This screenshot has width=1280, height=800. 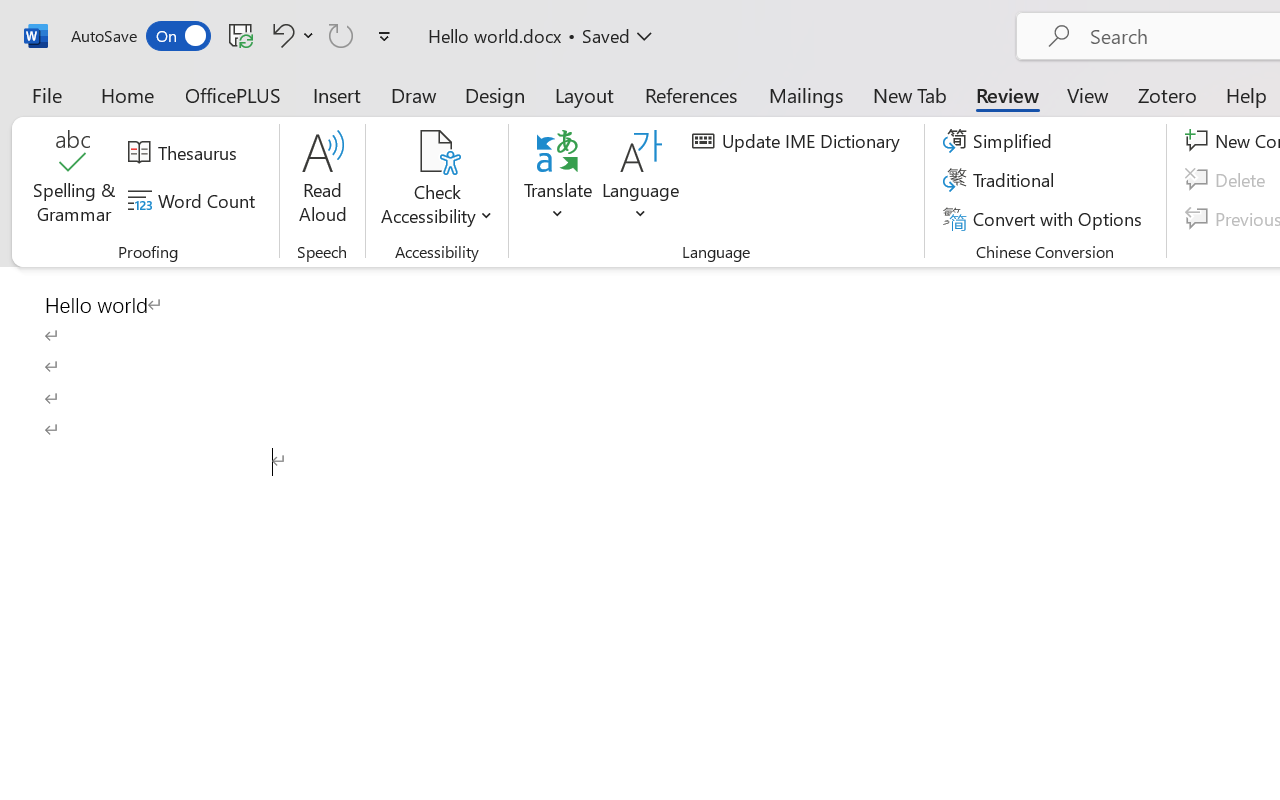 What do you see at coordinates (337, 94) in the screenshot?
I see `'Insert'` at bounding box center [337, 94].